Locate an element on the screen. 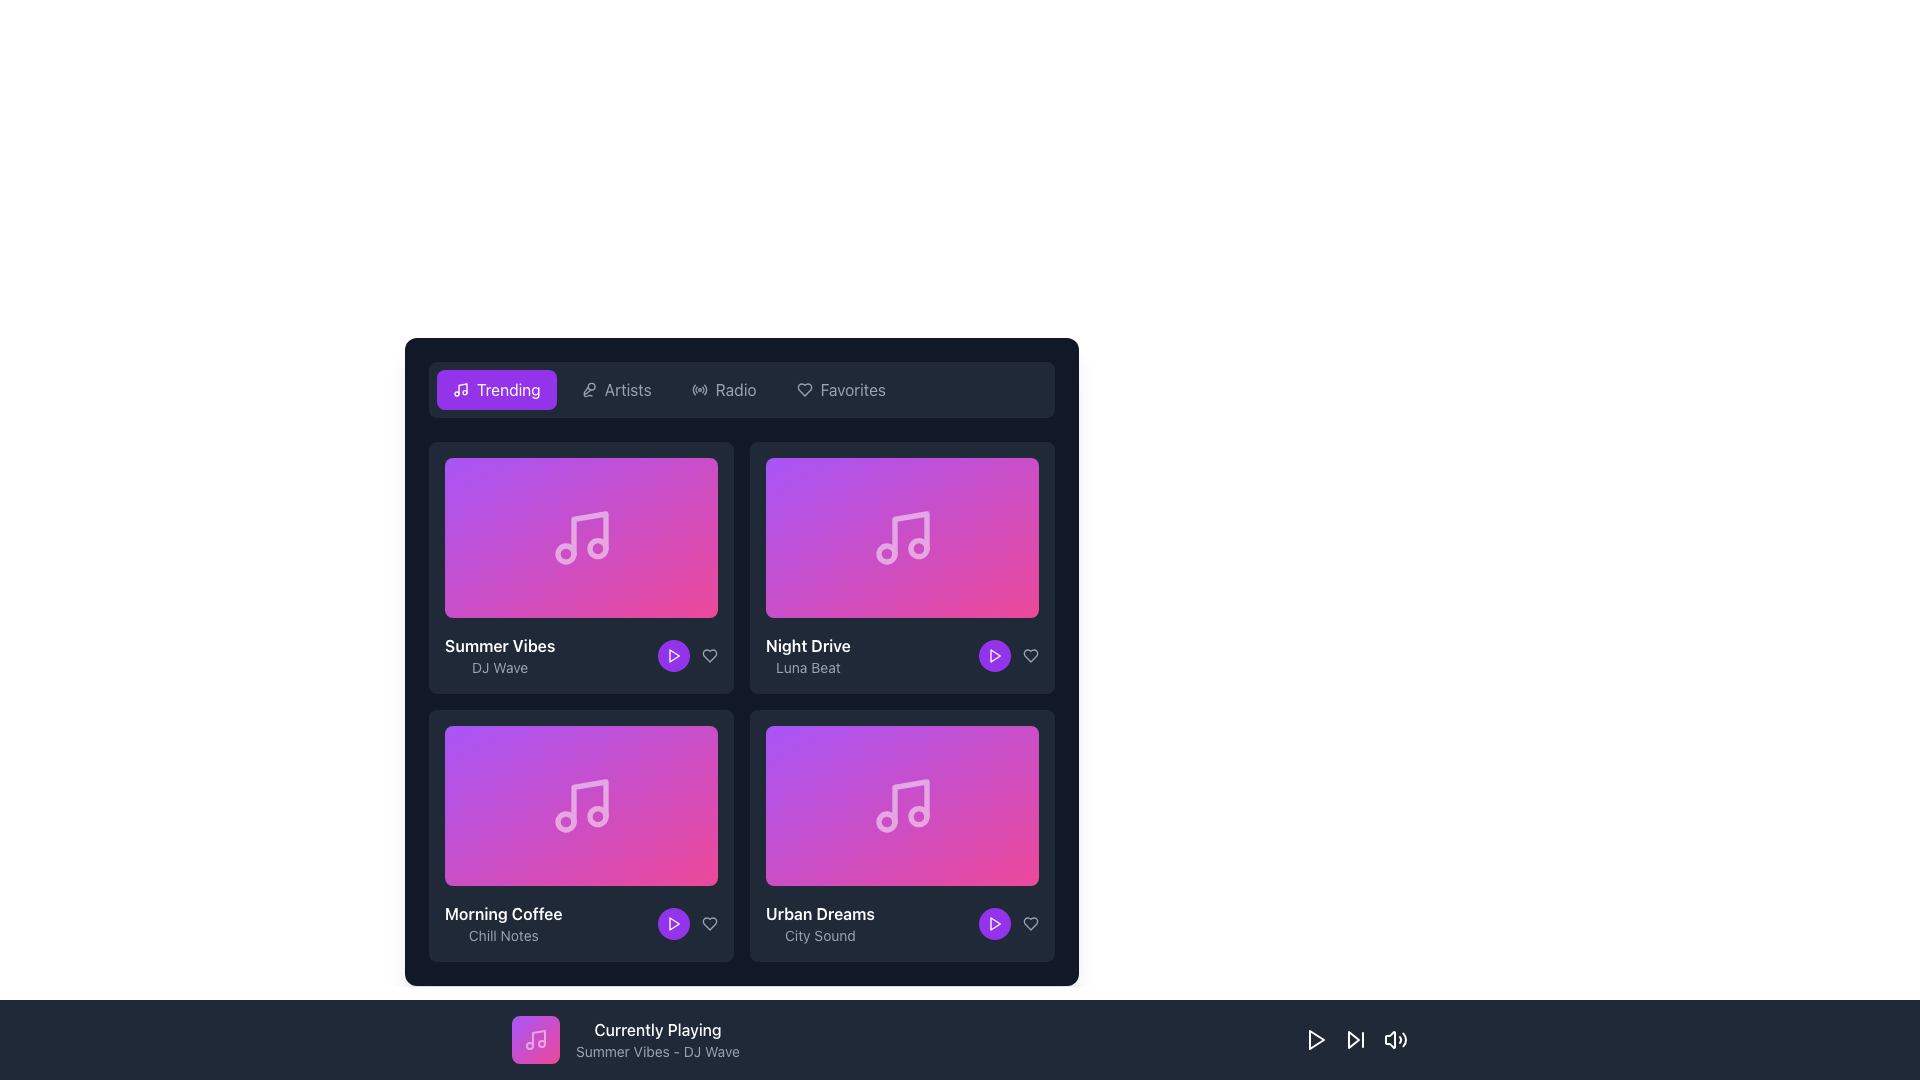  the fourth card in the grid layout representing the music category 'Urban Dreams' is located at coordinates (901, 805).